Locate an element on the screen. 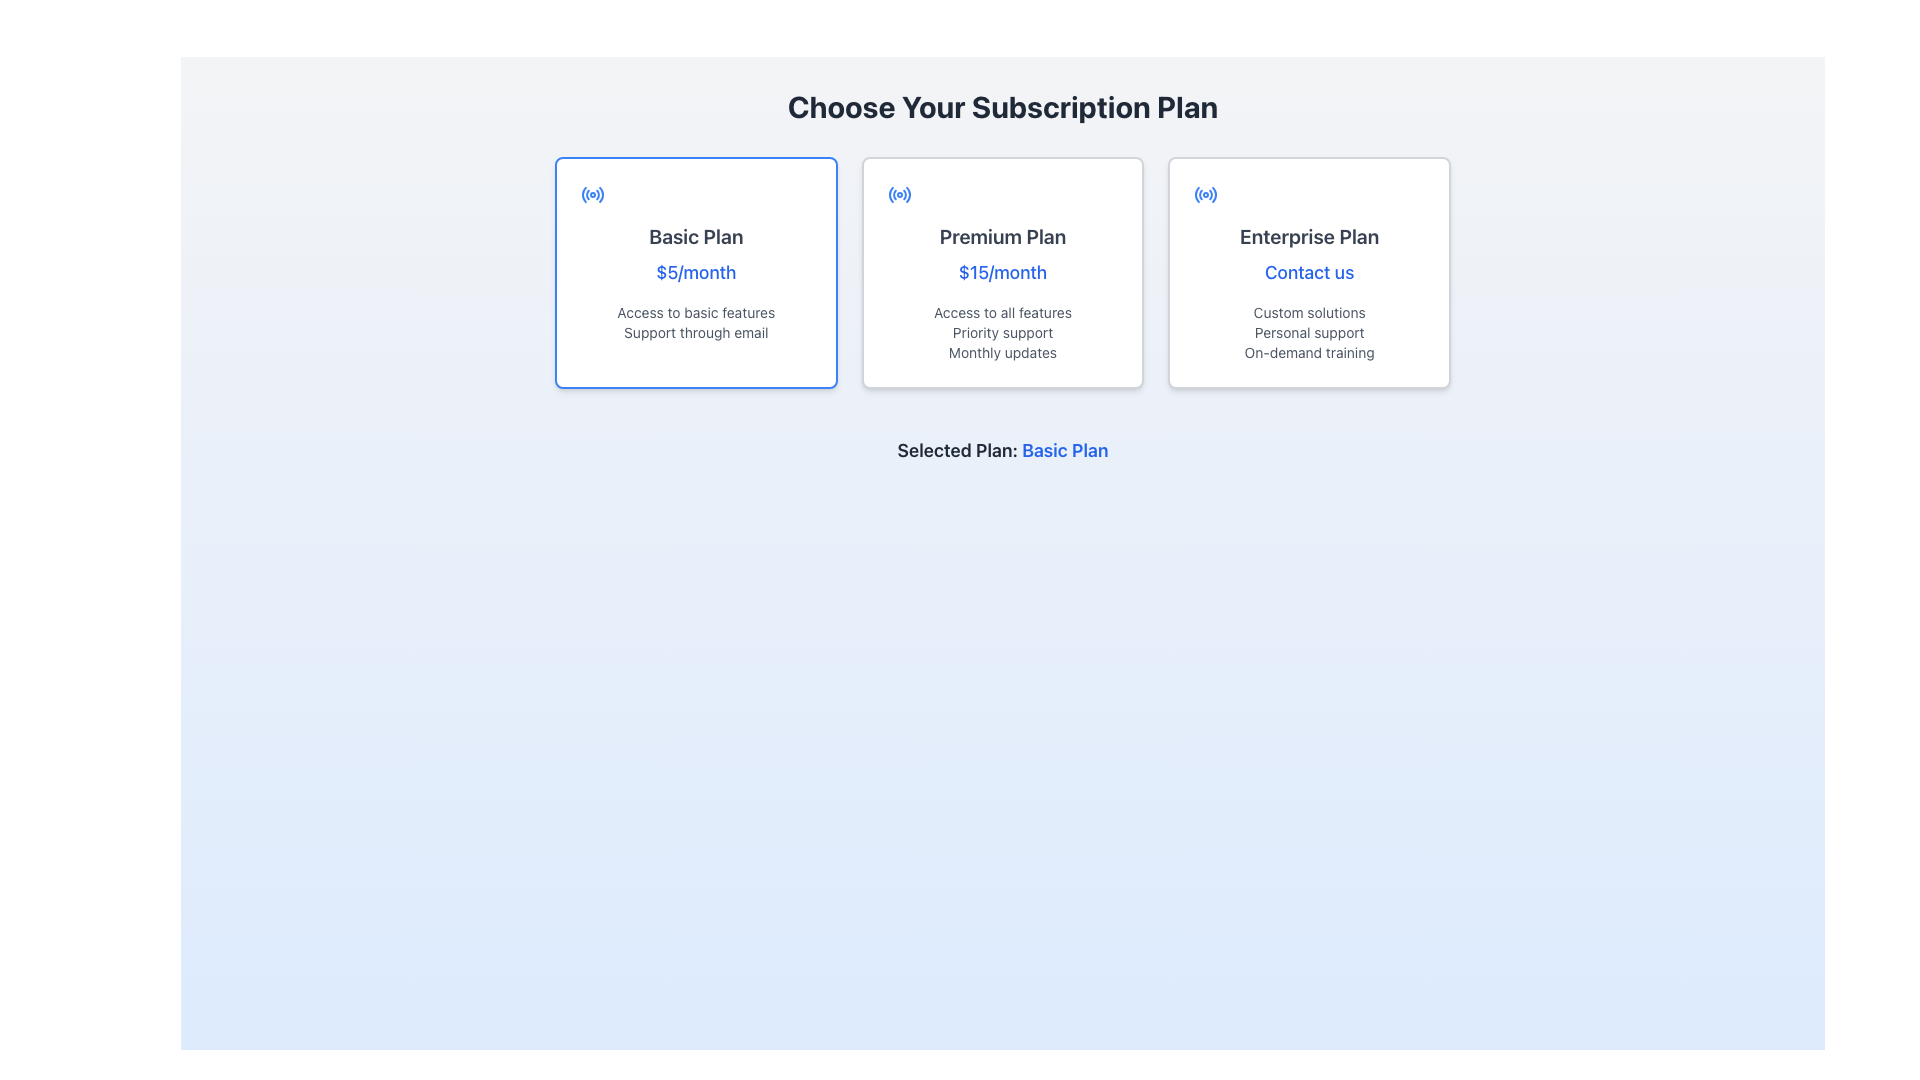  text block located below the '$15/month' pricing text in the 'Premium Plan' section, which contains the lines: 'Access to all features,' 'Priority support,' and 'Monthly updates.' is located at coordinates (1003, 331).